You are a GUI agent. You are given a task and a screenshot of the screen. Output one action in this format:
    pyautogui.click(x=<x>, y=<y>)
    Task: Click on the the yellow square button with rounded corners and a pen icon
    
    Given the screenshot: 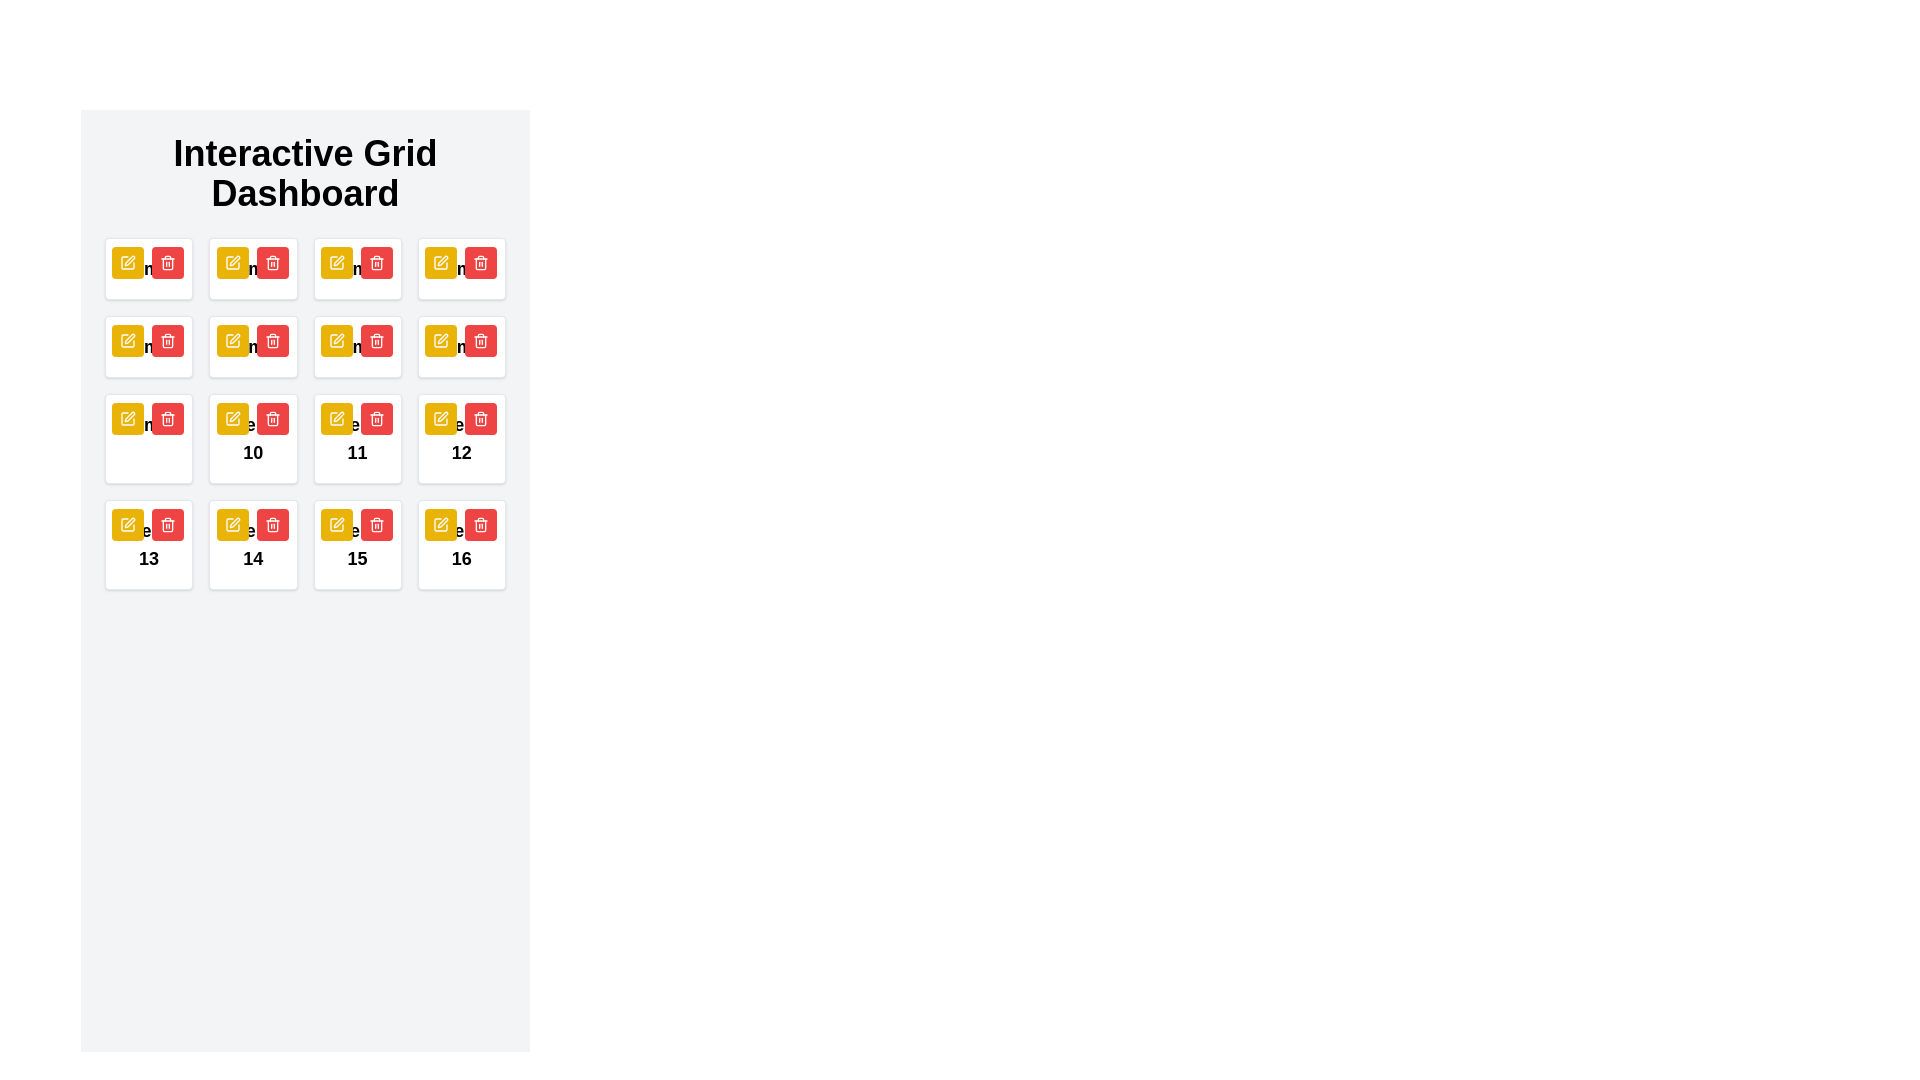 What is the action you would take?
    pyautogui.click(x=440, y=523)
    